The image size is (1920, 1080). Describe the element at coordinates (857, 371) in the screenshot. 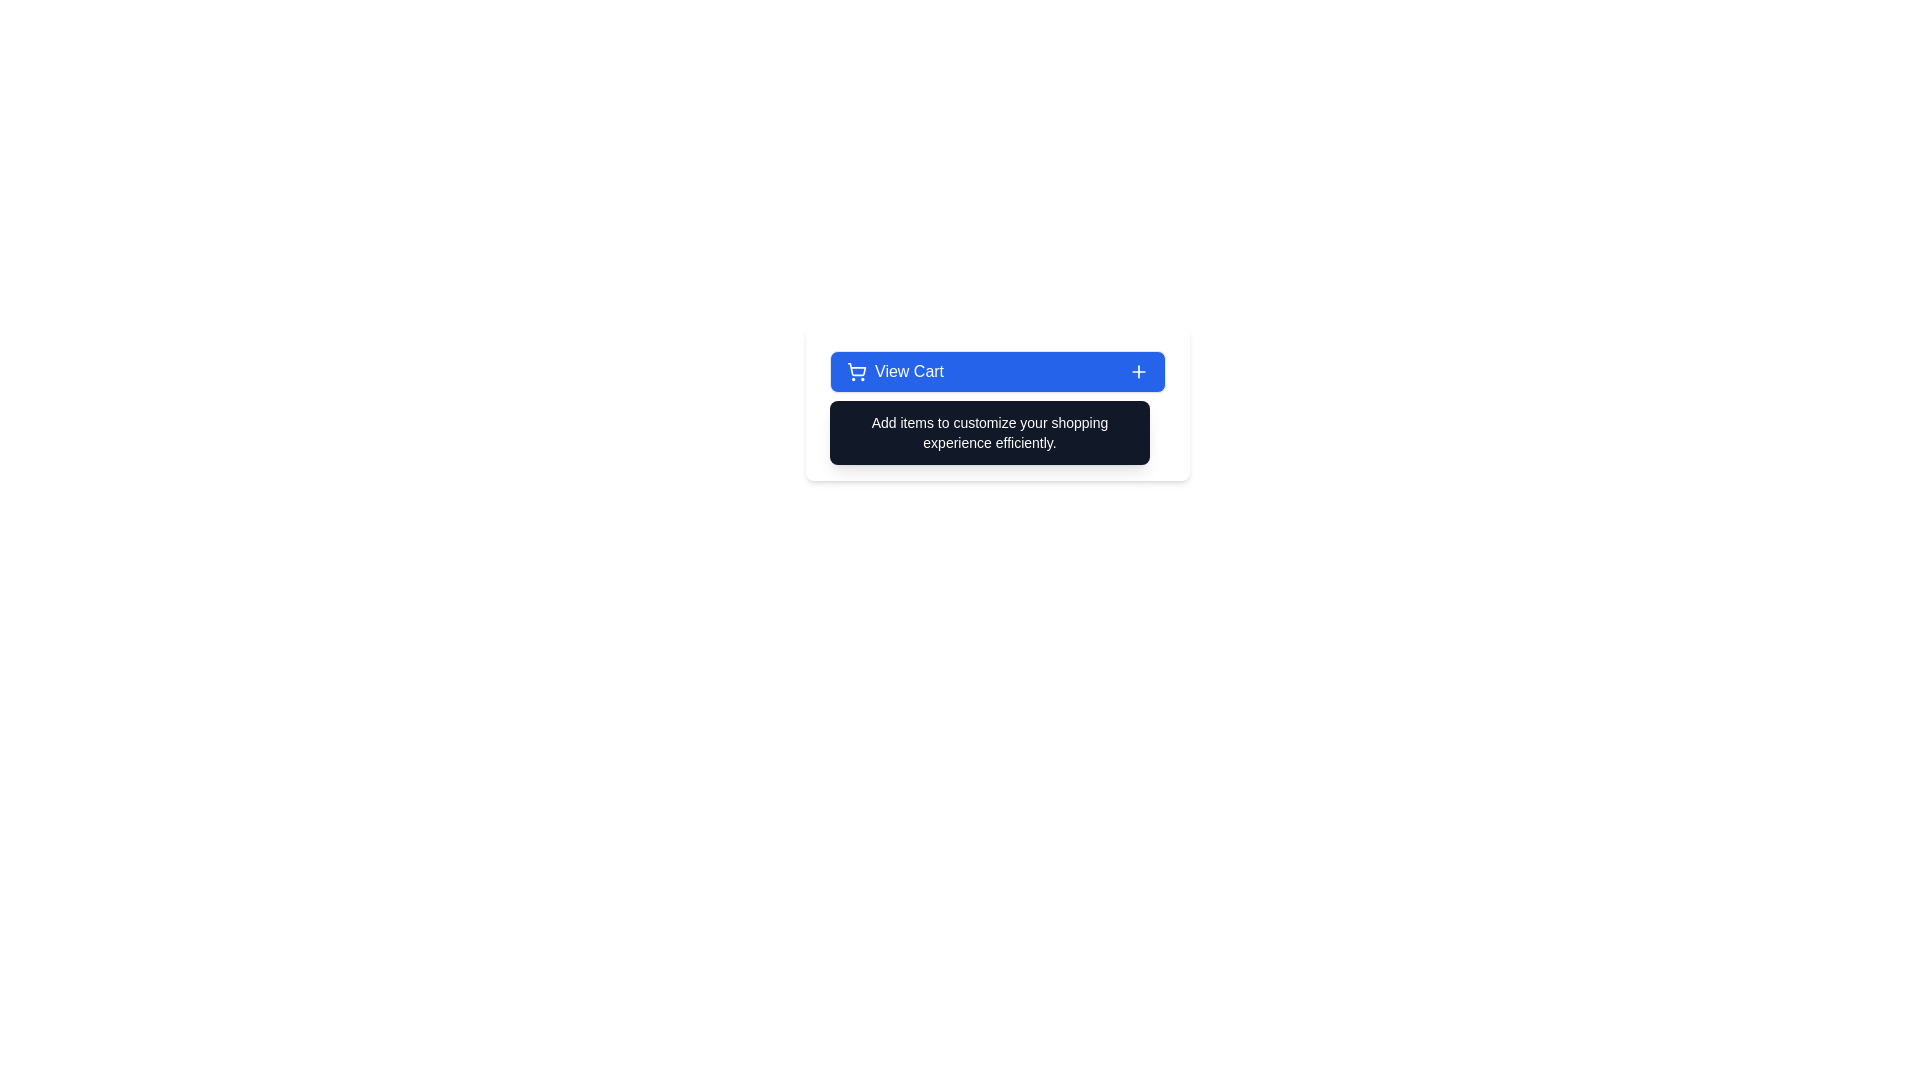

I see `the shopping cart icon, which is the first element in a horizontally aligned group located to the left of the 'View Cart' button` at that location.